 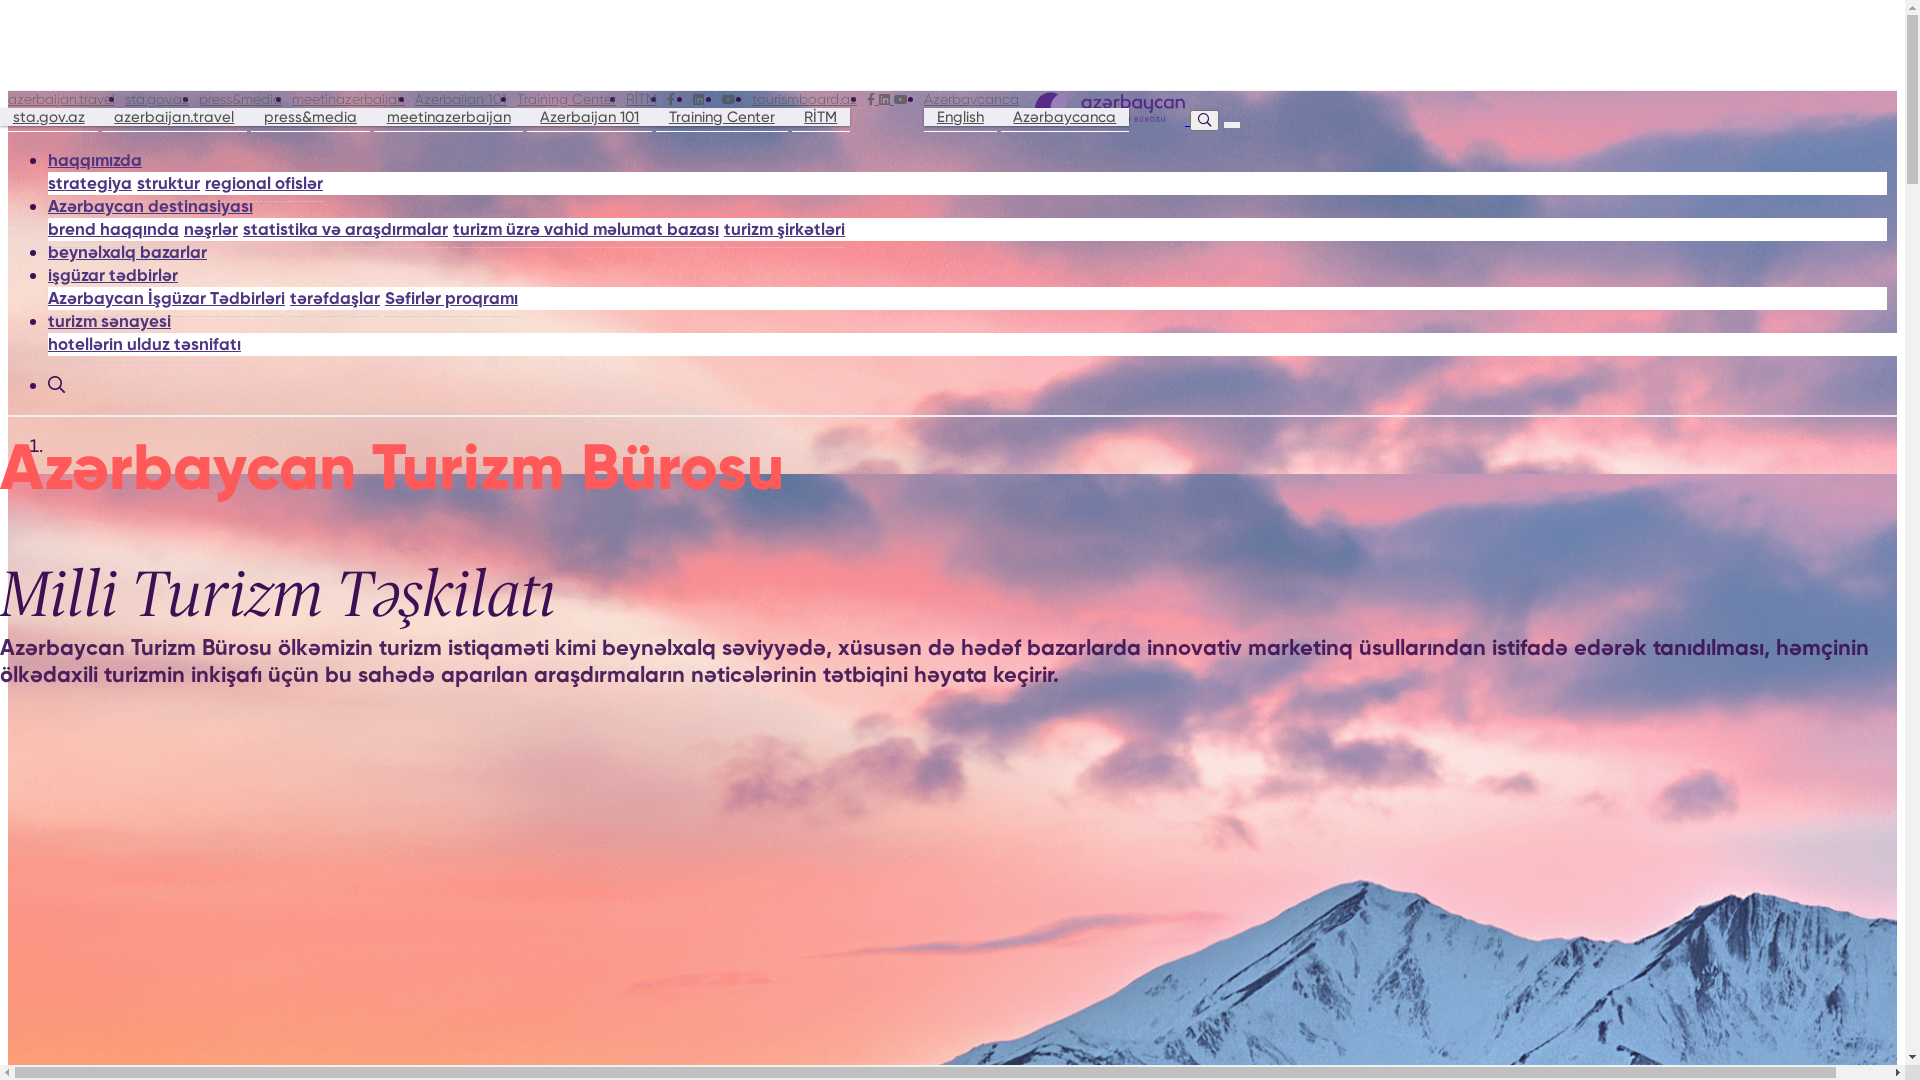 I want to click on 'Azerbaijan 101', so click(x=588, y=117).